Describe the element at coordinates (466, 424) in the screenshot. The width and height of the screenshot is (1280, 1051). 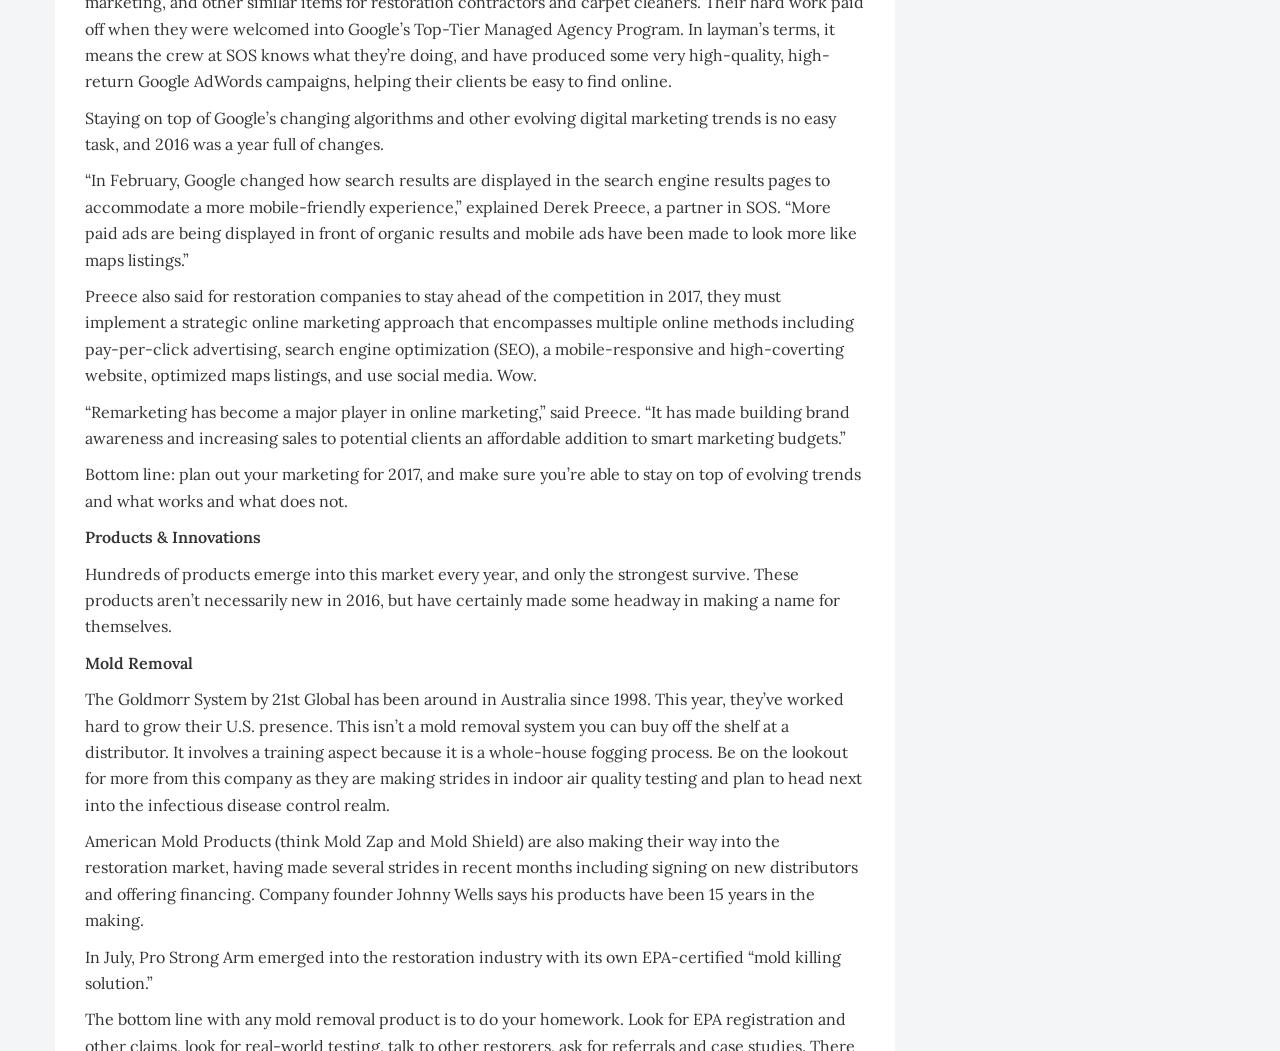
I see `'“Remarketing has become a major player in online marketing,” said Preece. “It has made building brand awareness and increasing sales to potential clients an affordable addition to smart marketing budgets.”'` at that location.